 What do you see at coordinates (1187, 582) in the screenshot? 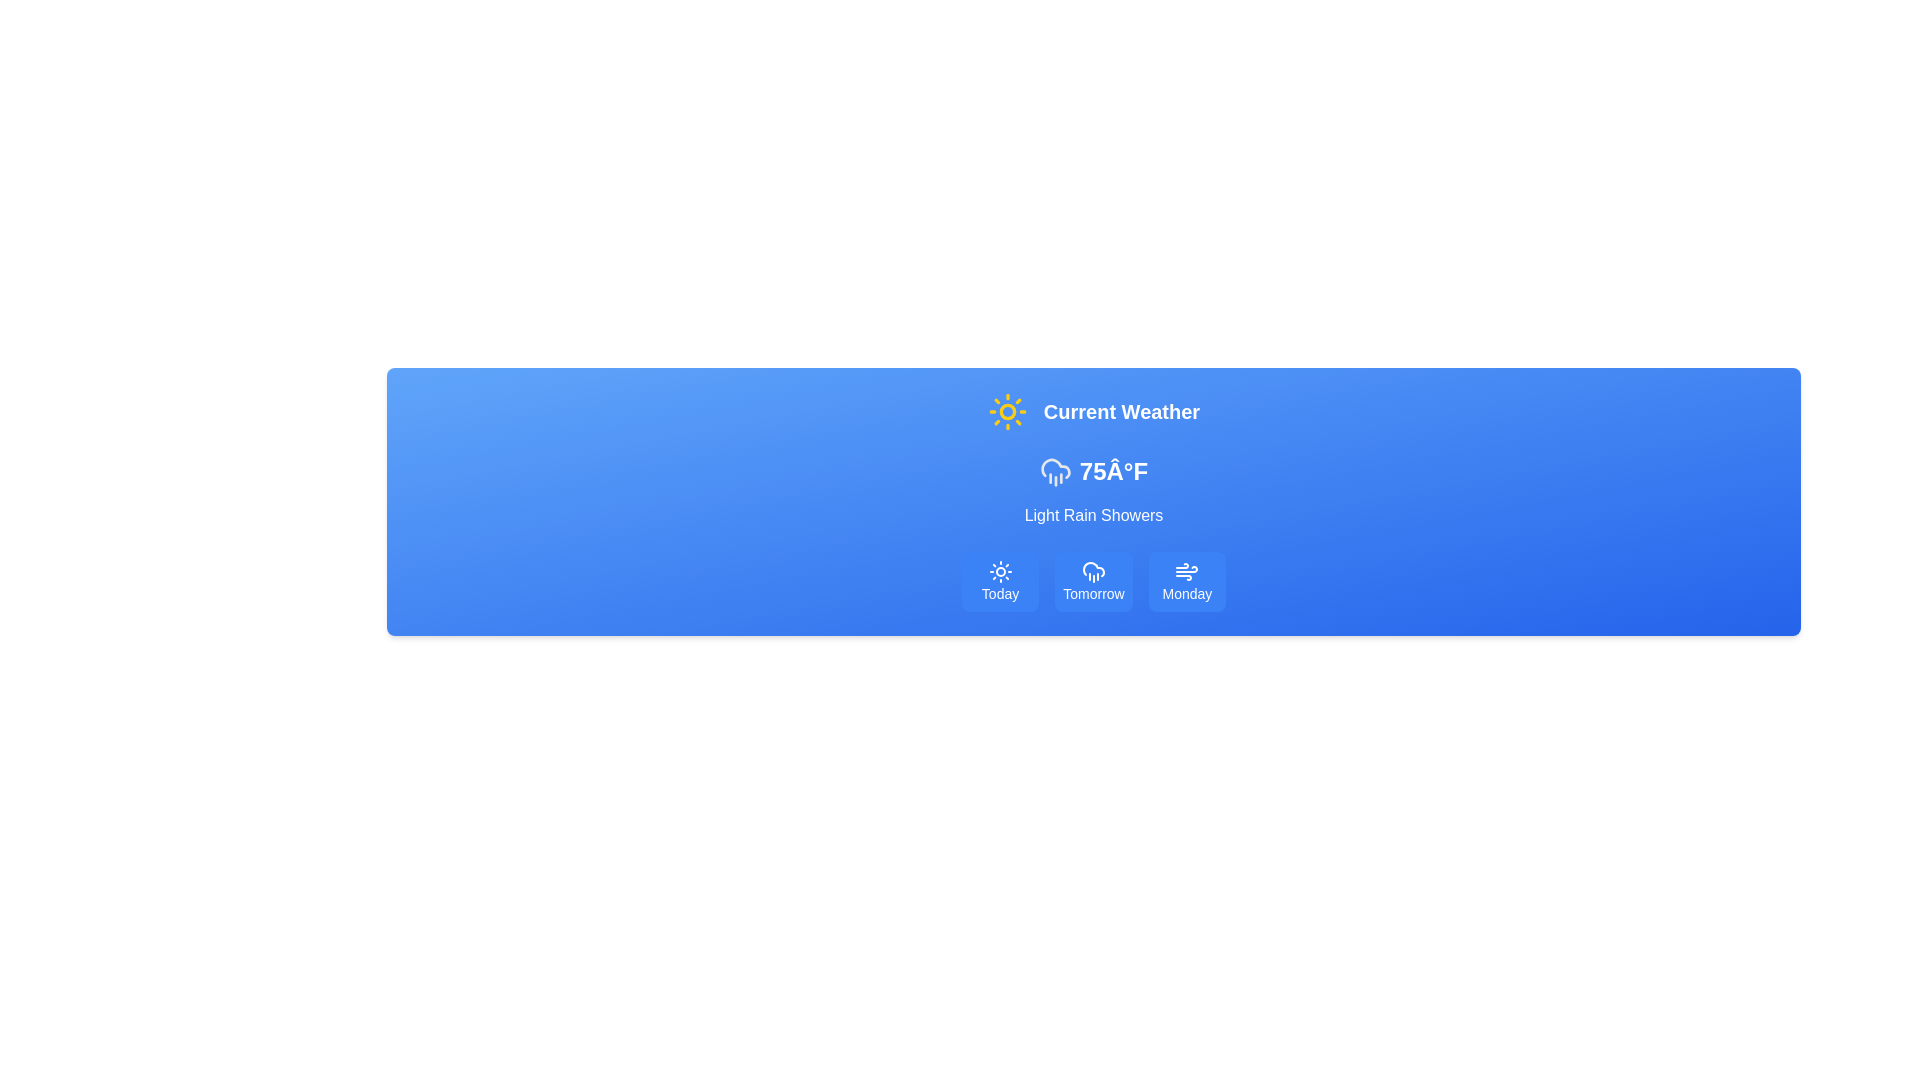
I see `the button-like grid item labeled 'Monday' with a blue background and white wind icon` at bounding box center [1187, 582].